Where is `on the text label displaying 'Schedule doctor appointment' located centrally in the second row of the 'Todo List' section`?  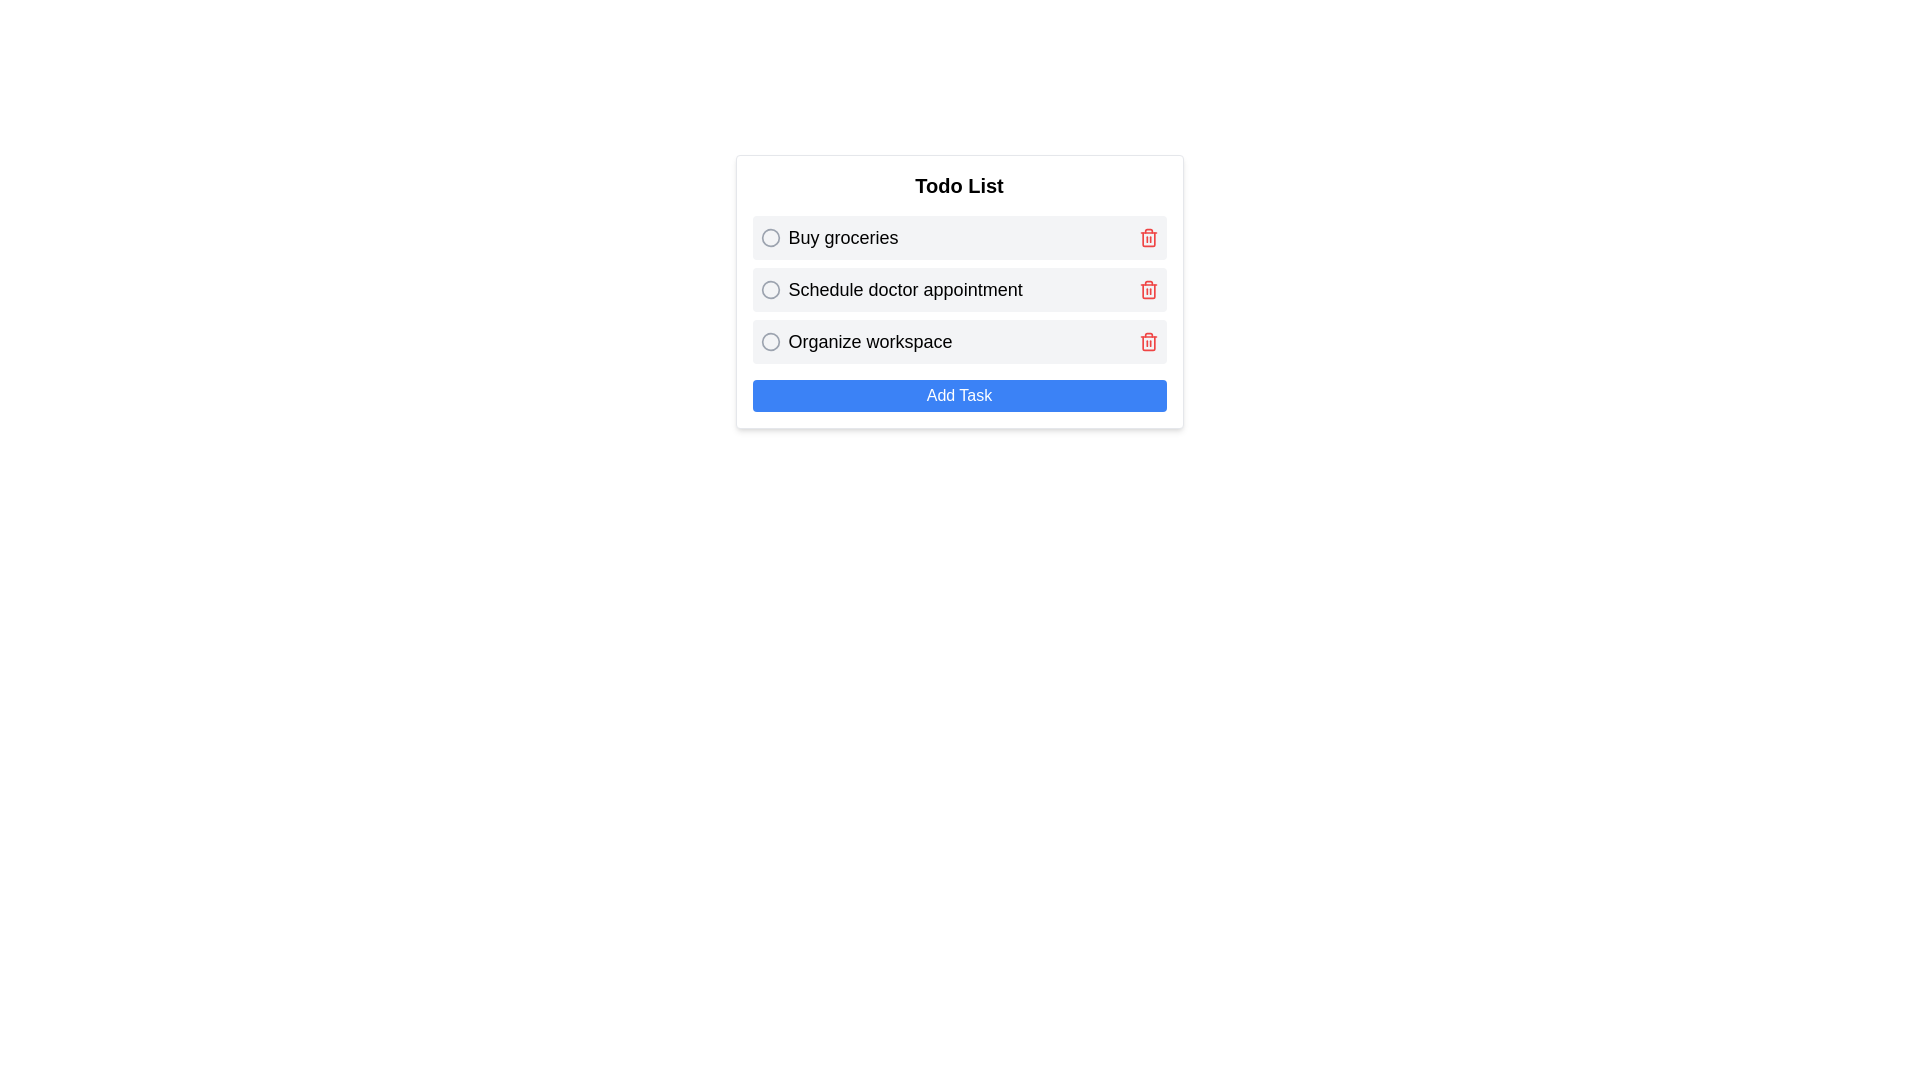
on the text label displaying 'Schedule doctor appointment' located centrally in the second row of the 'Todo List' section is located at coordinates (904, 289).